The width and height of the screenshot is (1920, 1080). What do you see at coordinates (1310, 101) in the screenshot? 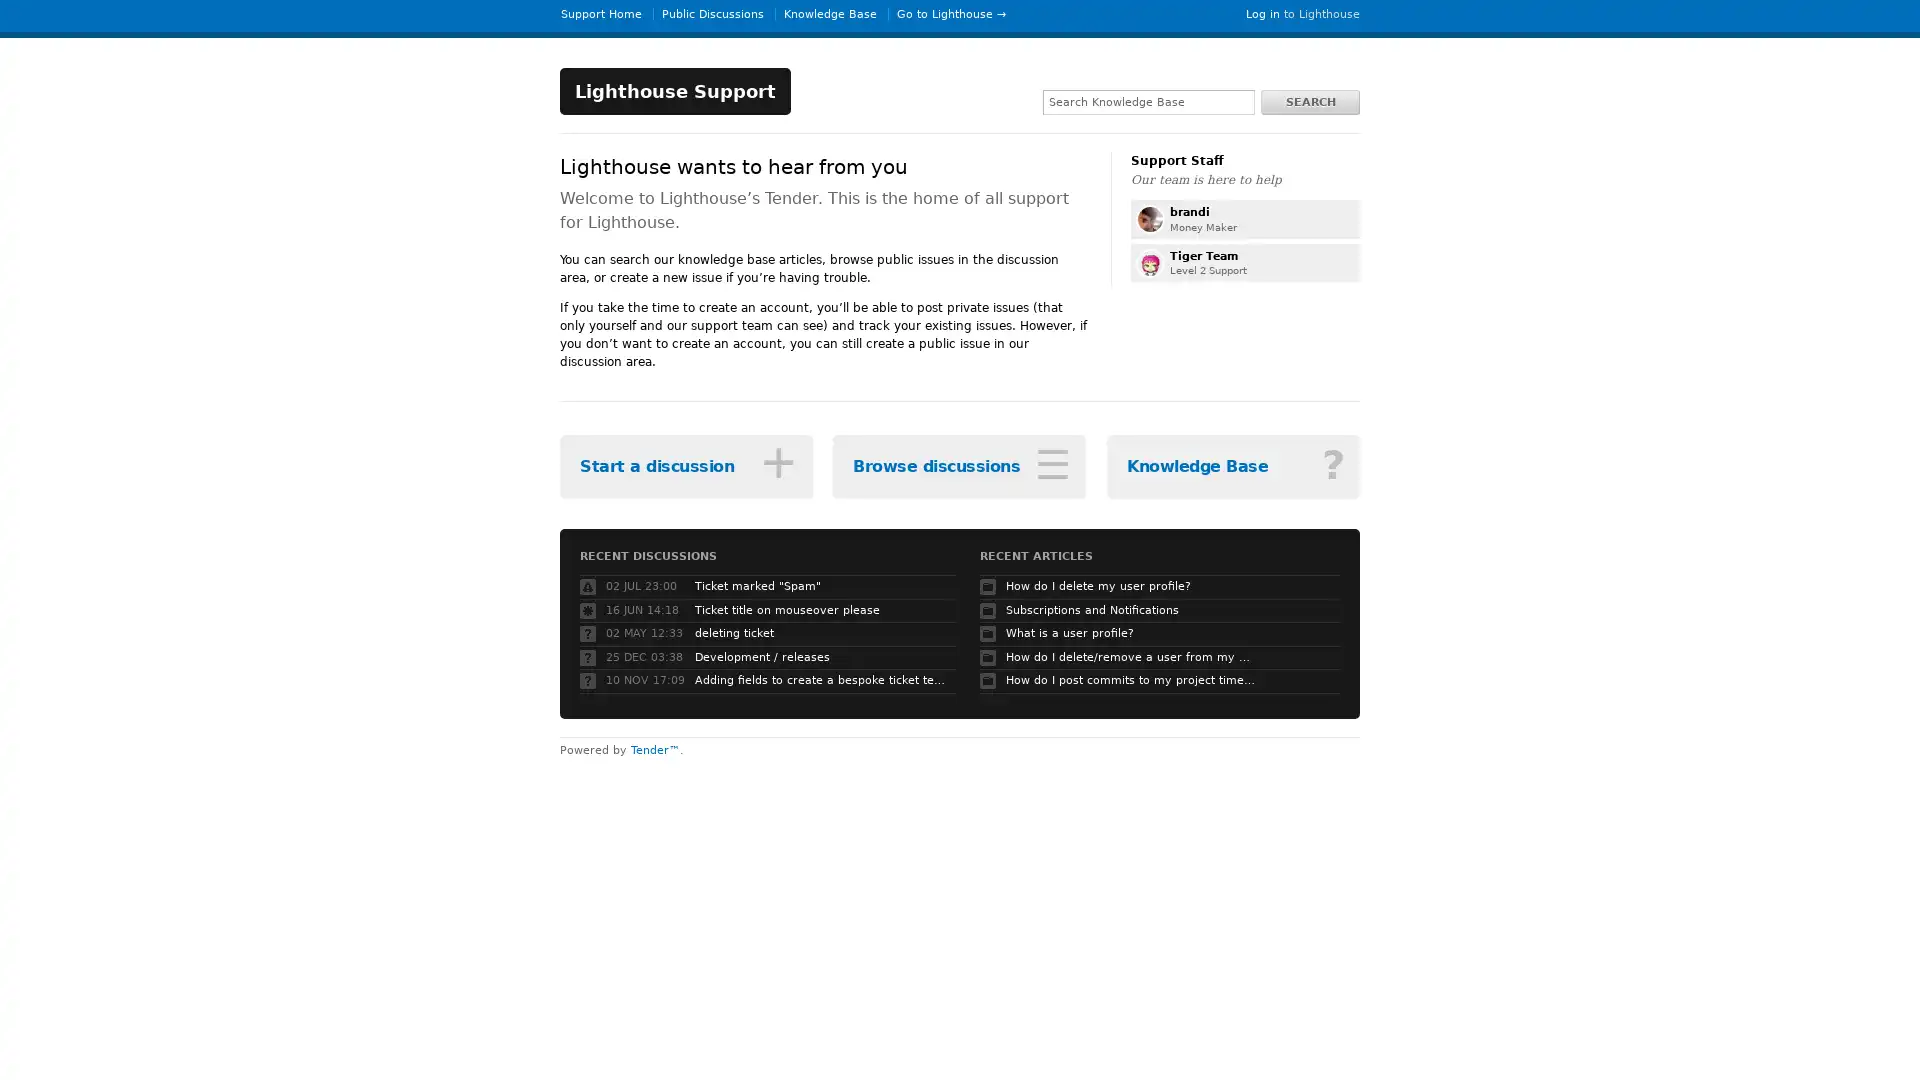
I see `SEARCH` at bounding box center [1310, 101].